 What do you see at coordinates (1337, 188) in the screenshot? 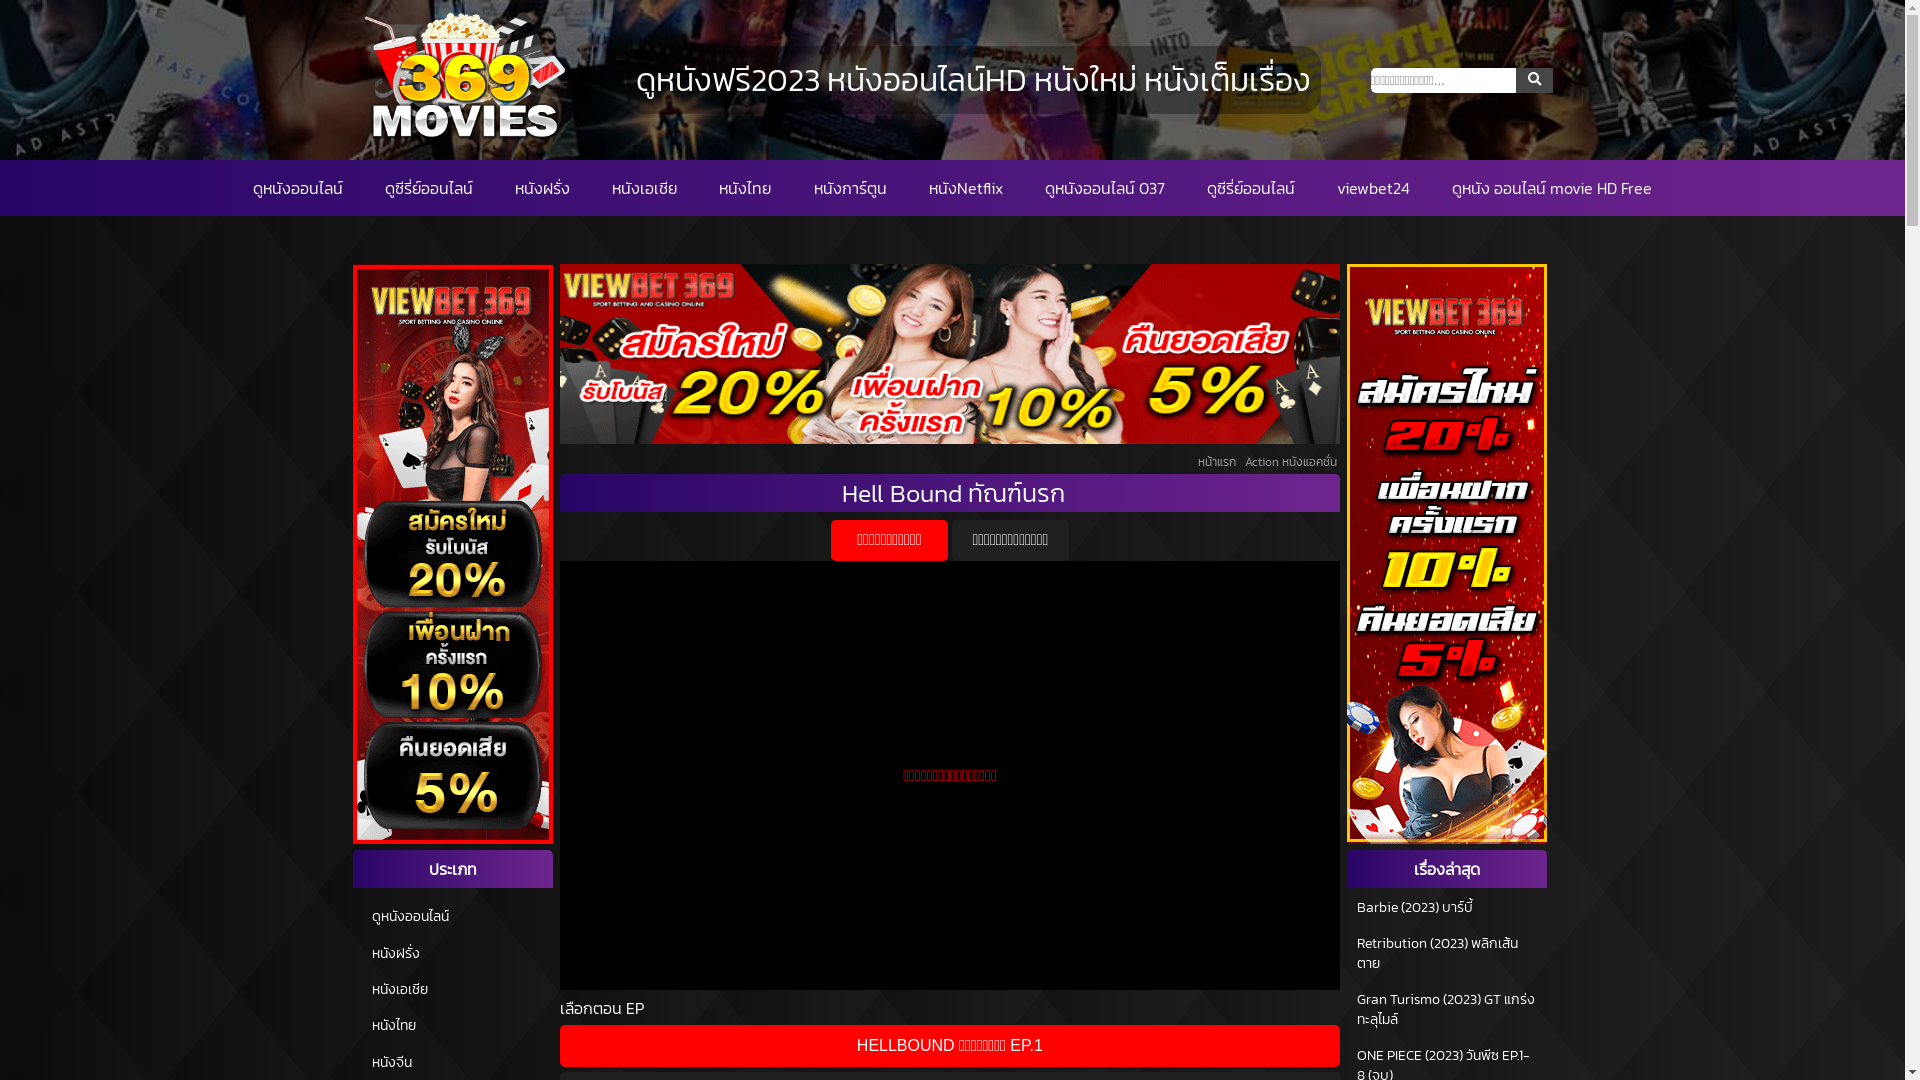
I see `'viewbet24'` at bounding box center [1337, 188].